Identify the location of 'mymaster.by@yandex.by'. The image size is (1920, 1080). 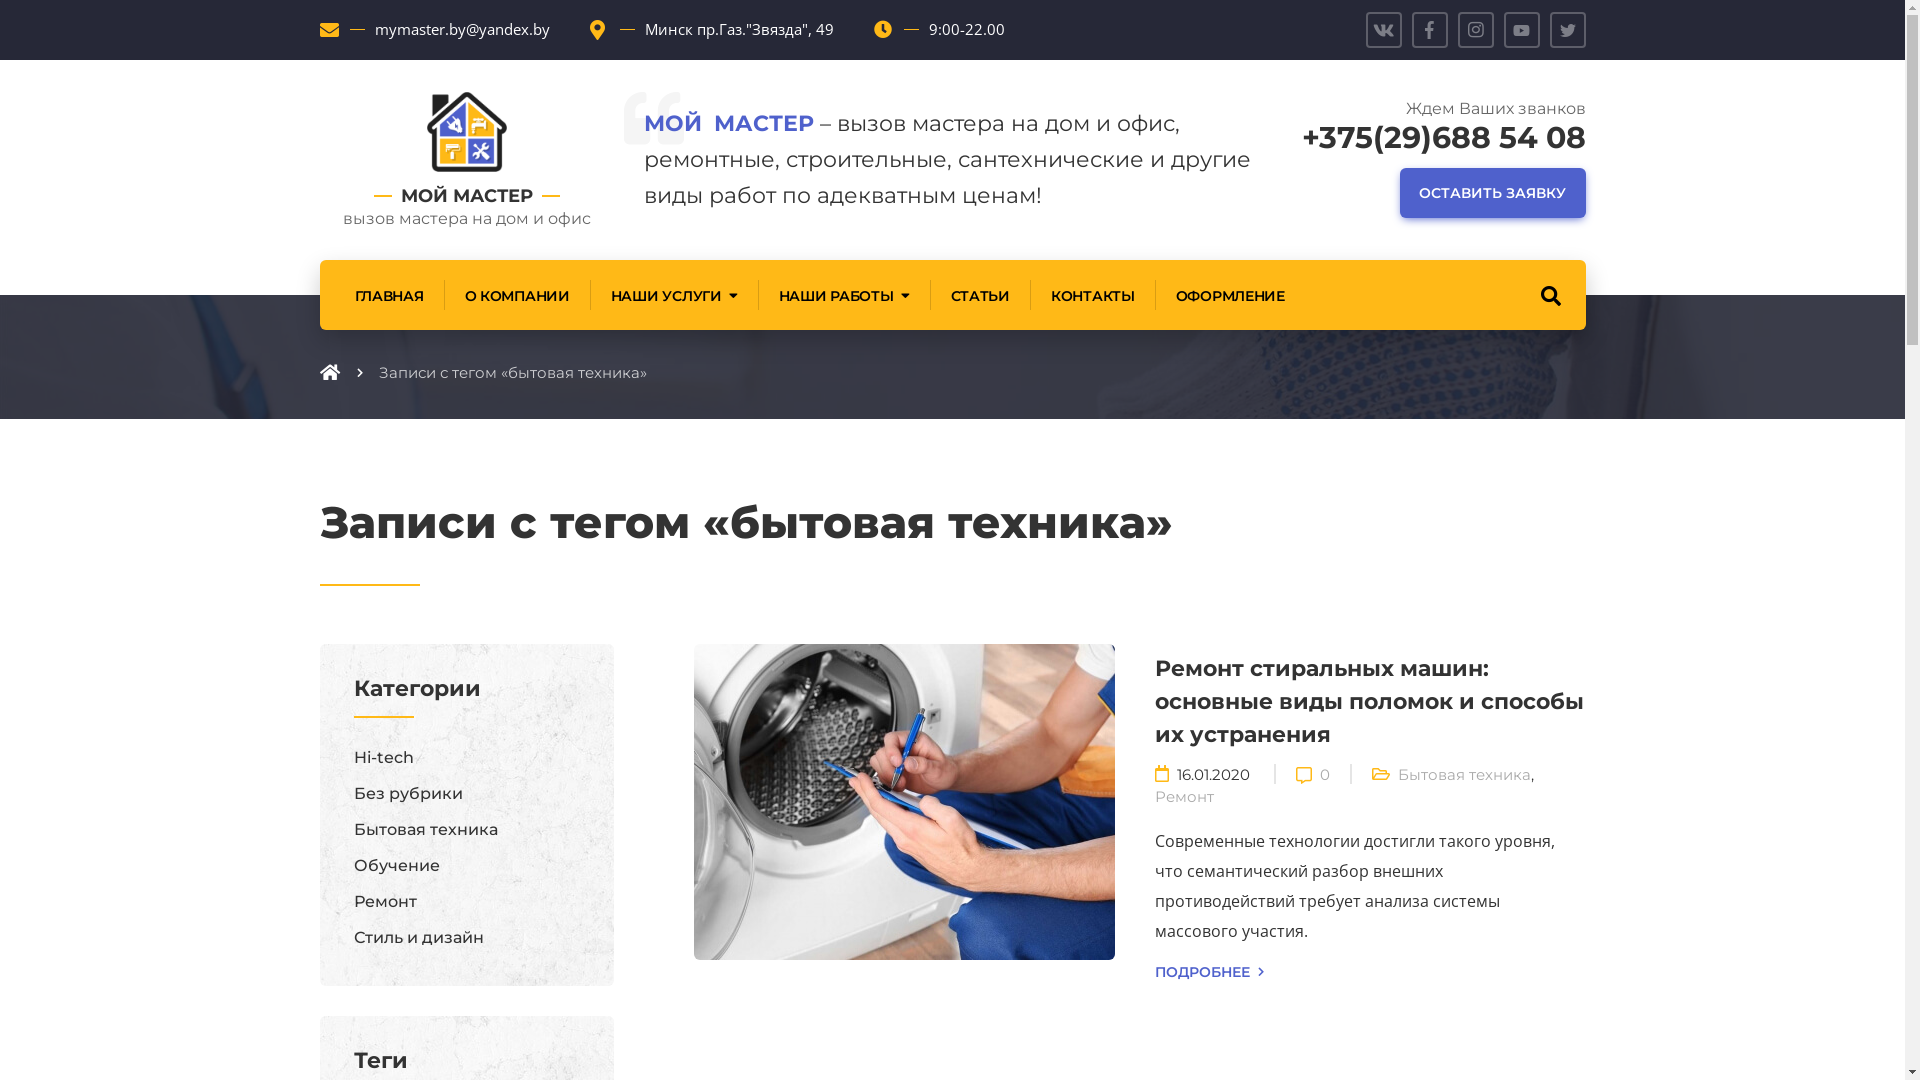
(460, 29).